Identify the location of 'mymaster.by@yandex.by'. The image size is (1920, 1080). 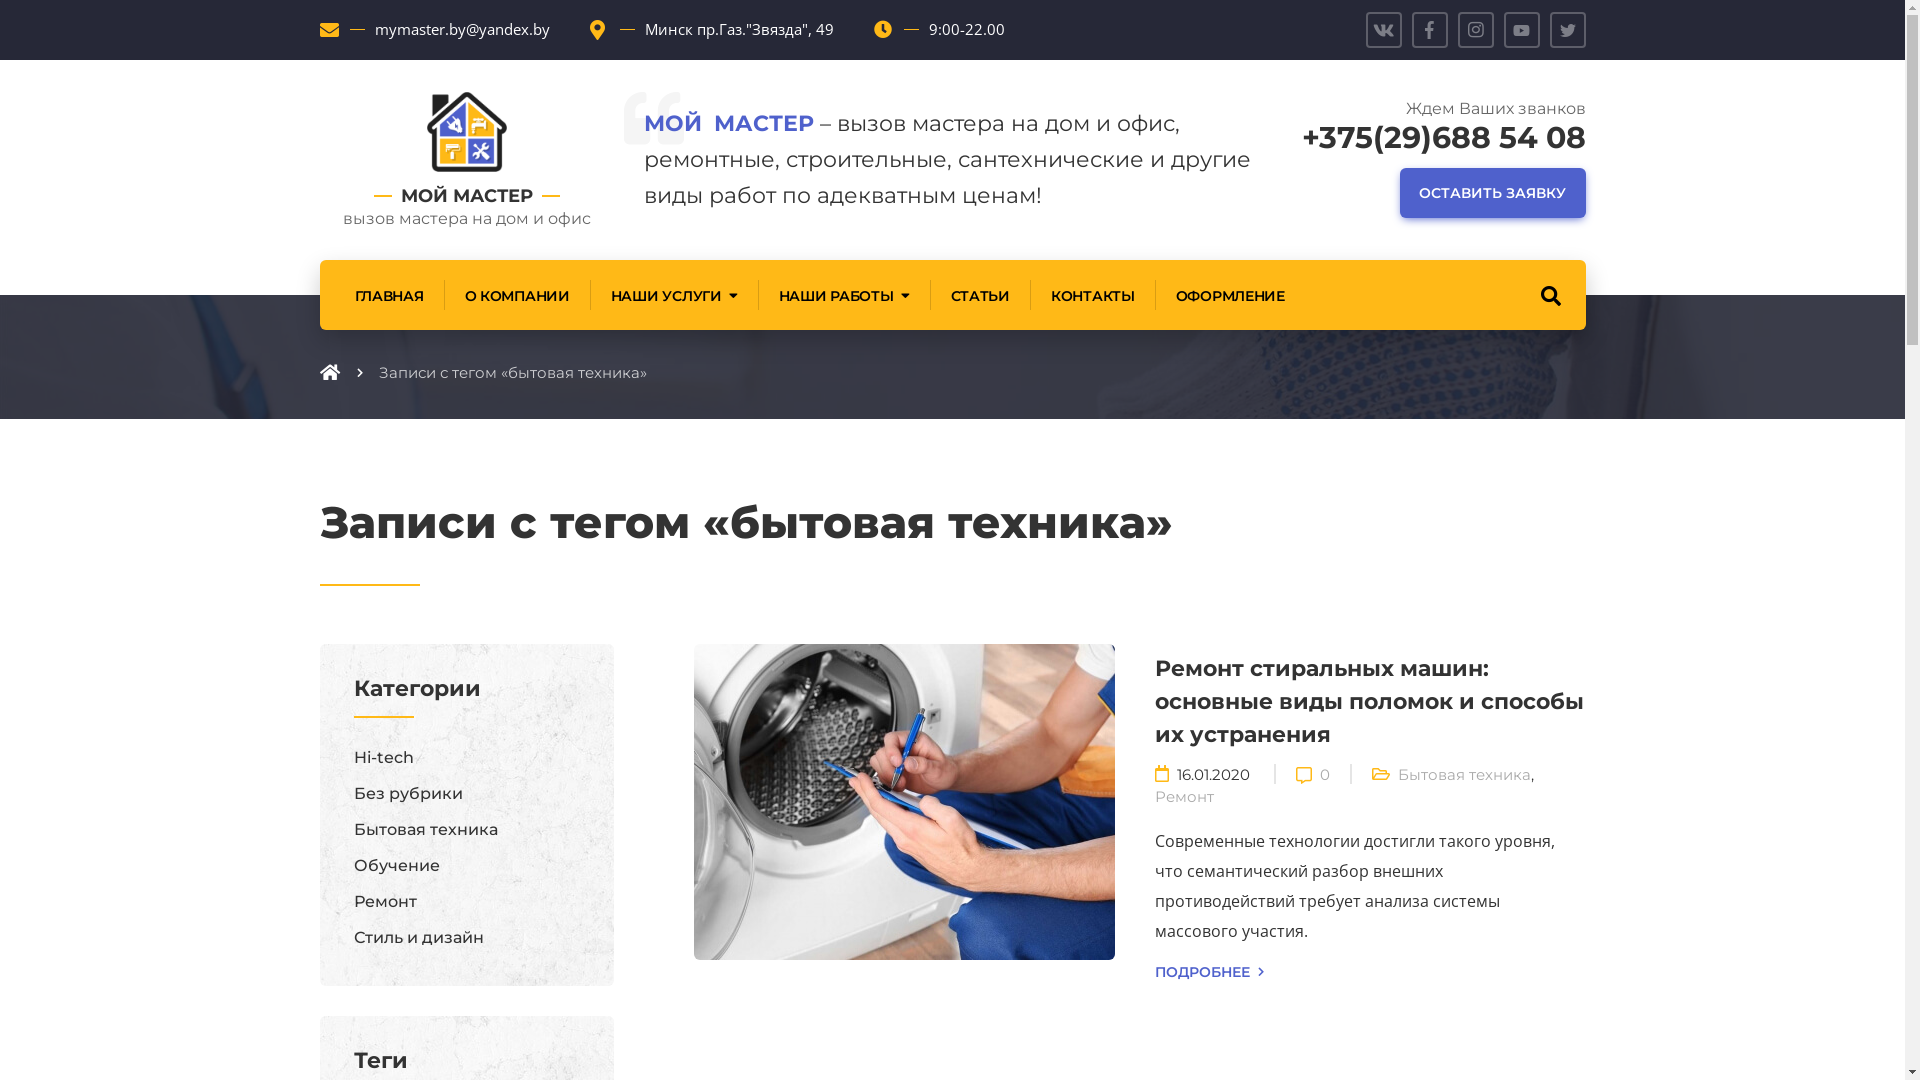
(460, 29).